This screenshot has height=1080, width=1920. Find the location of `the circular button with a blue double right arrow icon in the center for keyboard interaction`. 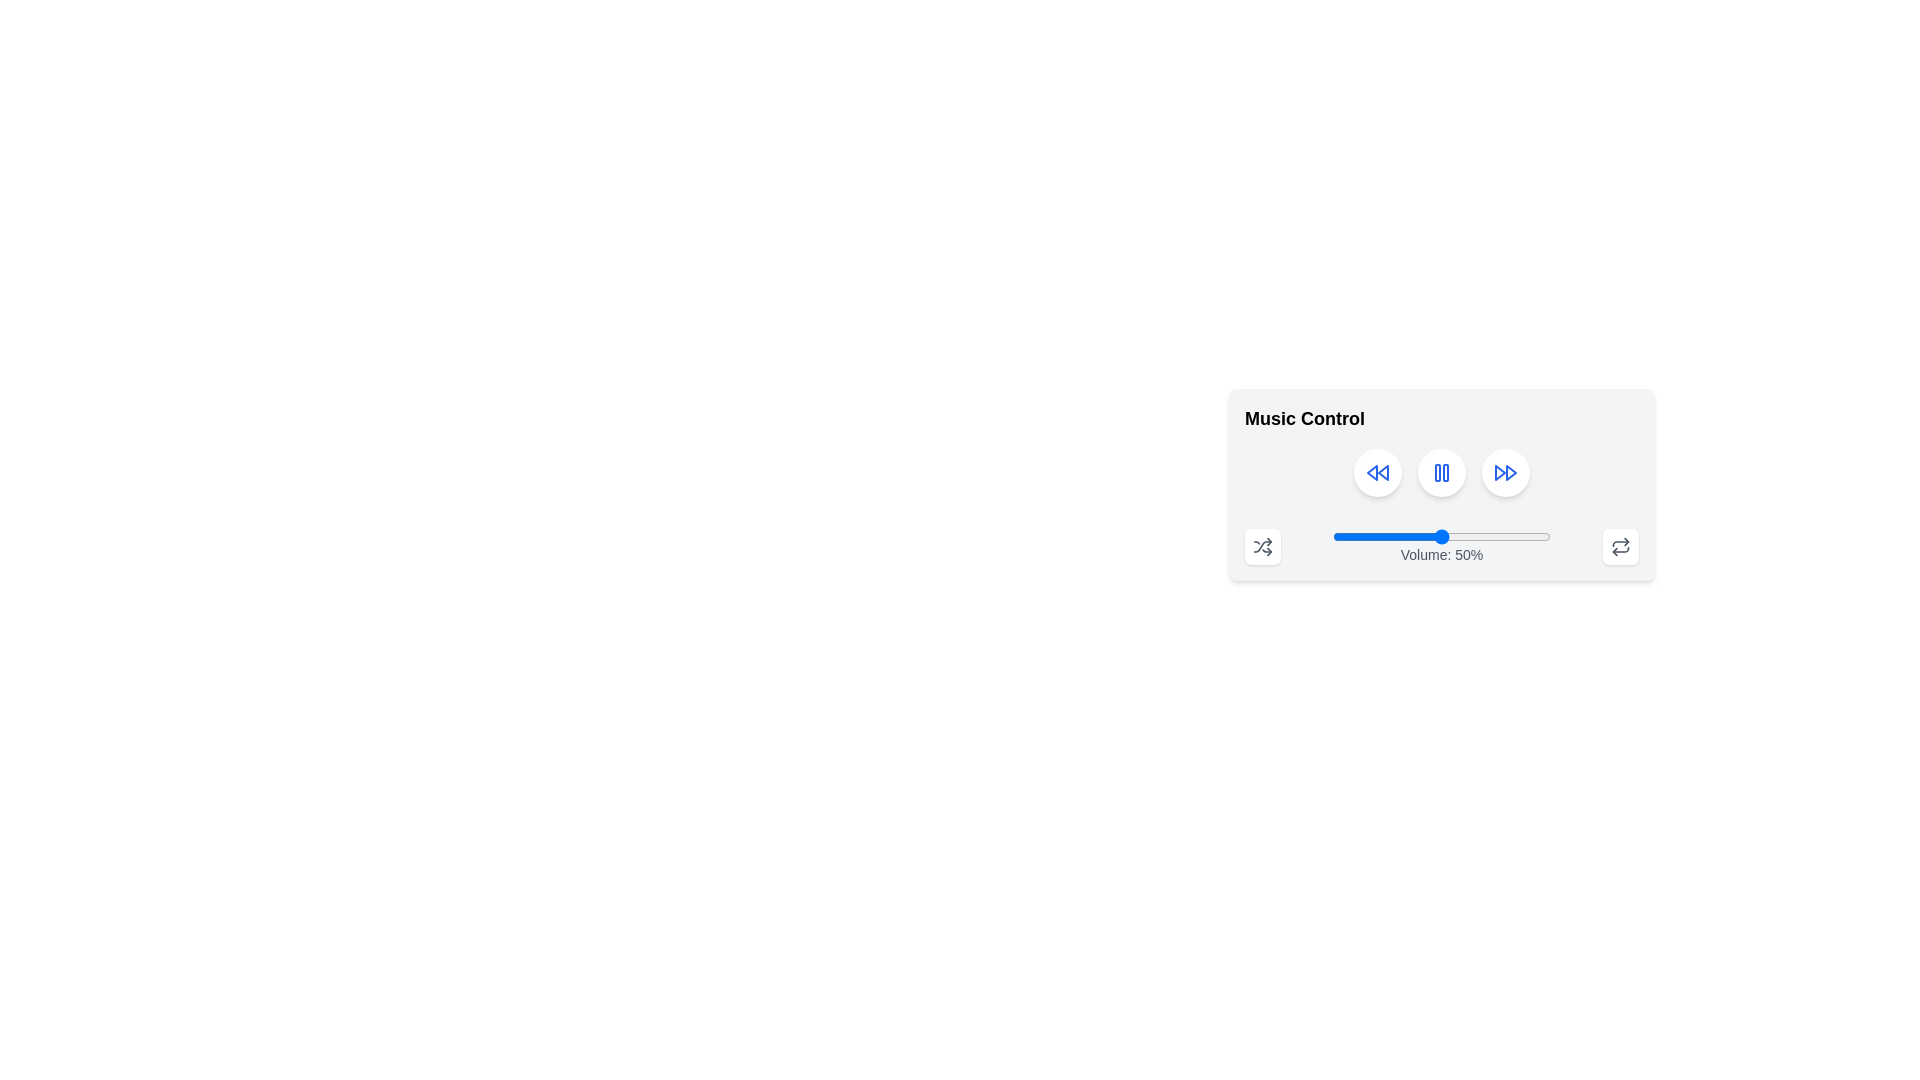

the circular button with a blue double right arrow icon in the center for keyboard interaction is located at coordinates (1506, 473).